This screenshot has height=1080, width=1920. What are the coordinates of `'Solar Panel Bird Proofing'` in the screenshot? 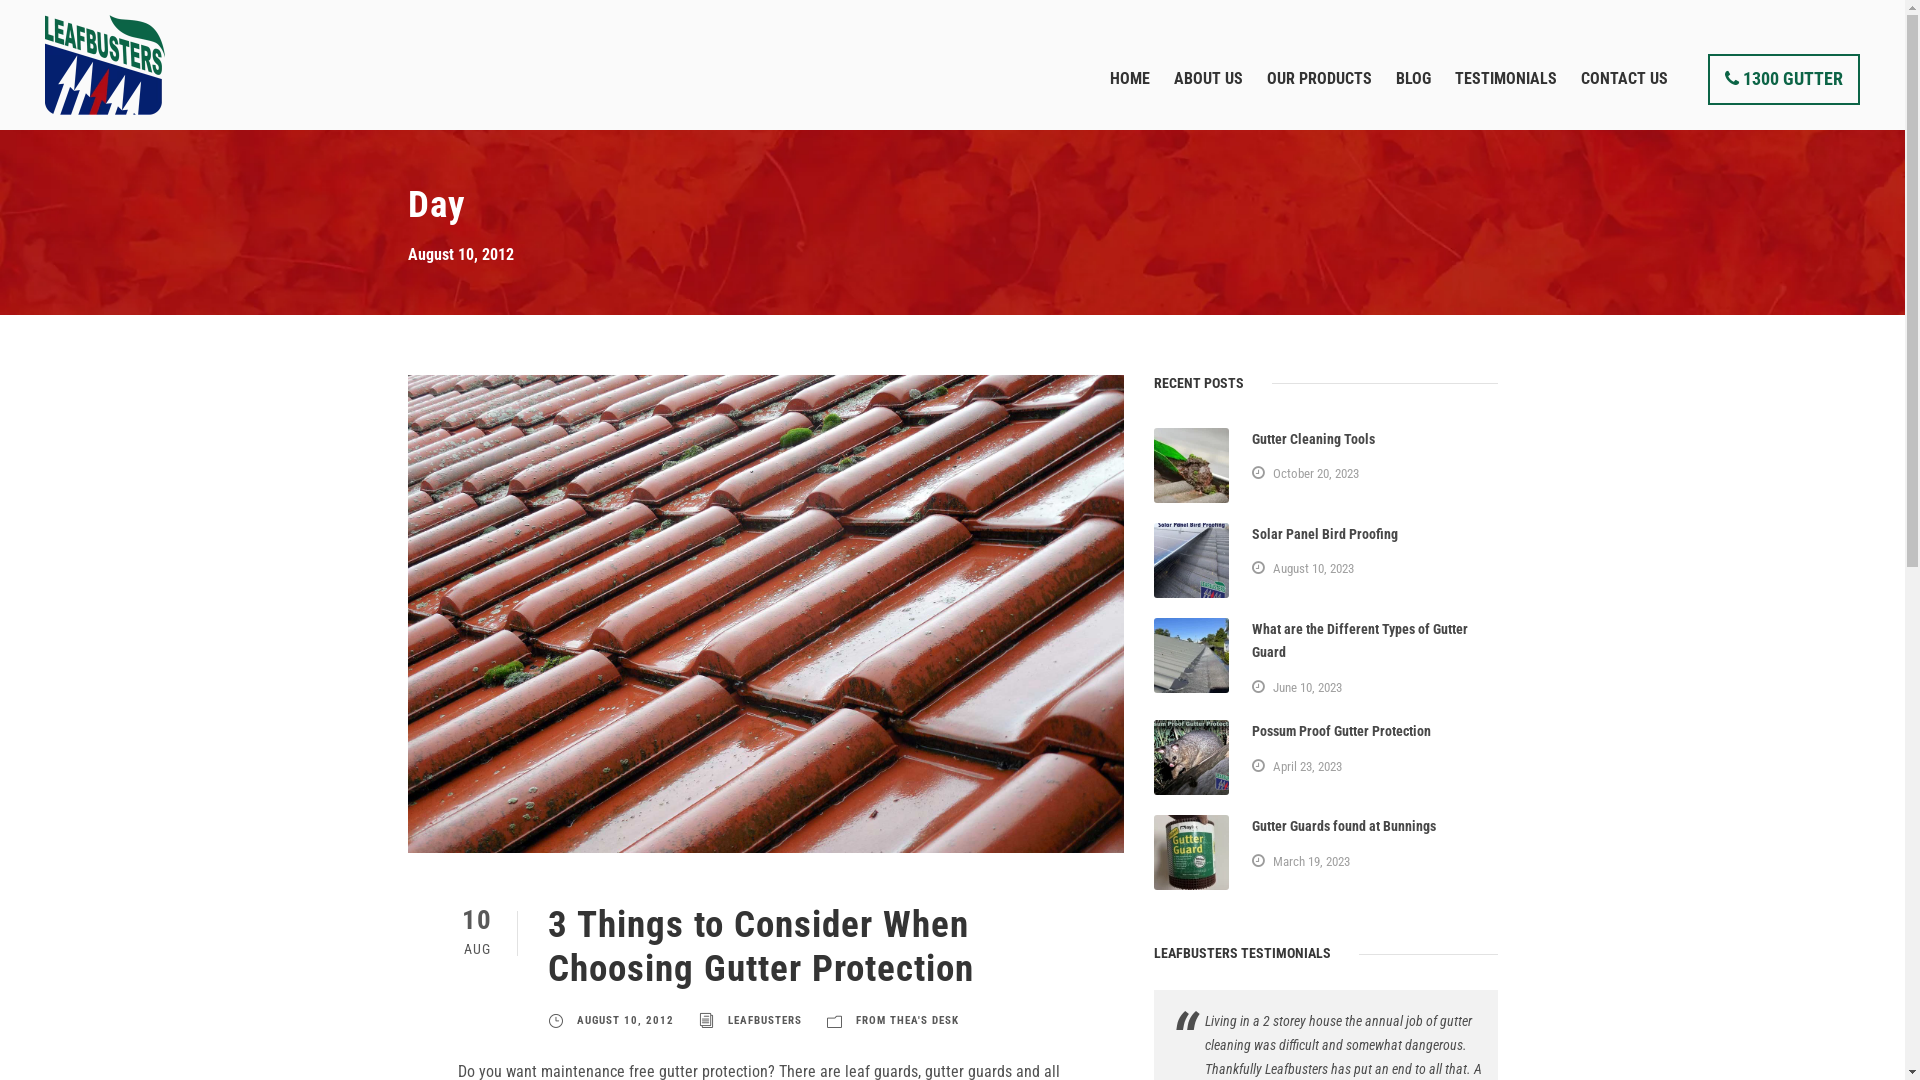 It's located at (1324, 532).